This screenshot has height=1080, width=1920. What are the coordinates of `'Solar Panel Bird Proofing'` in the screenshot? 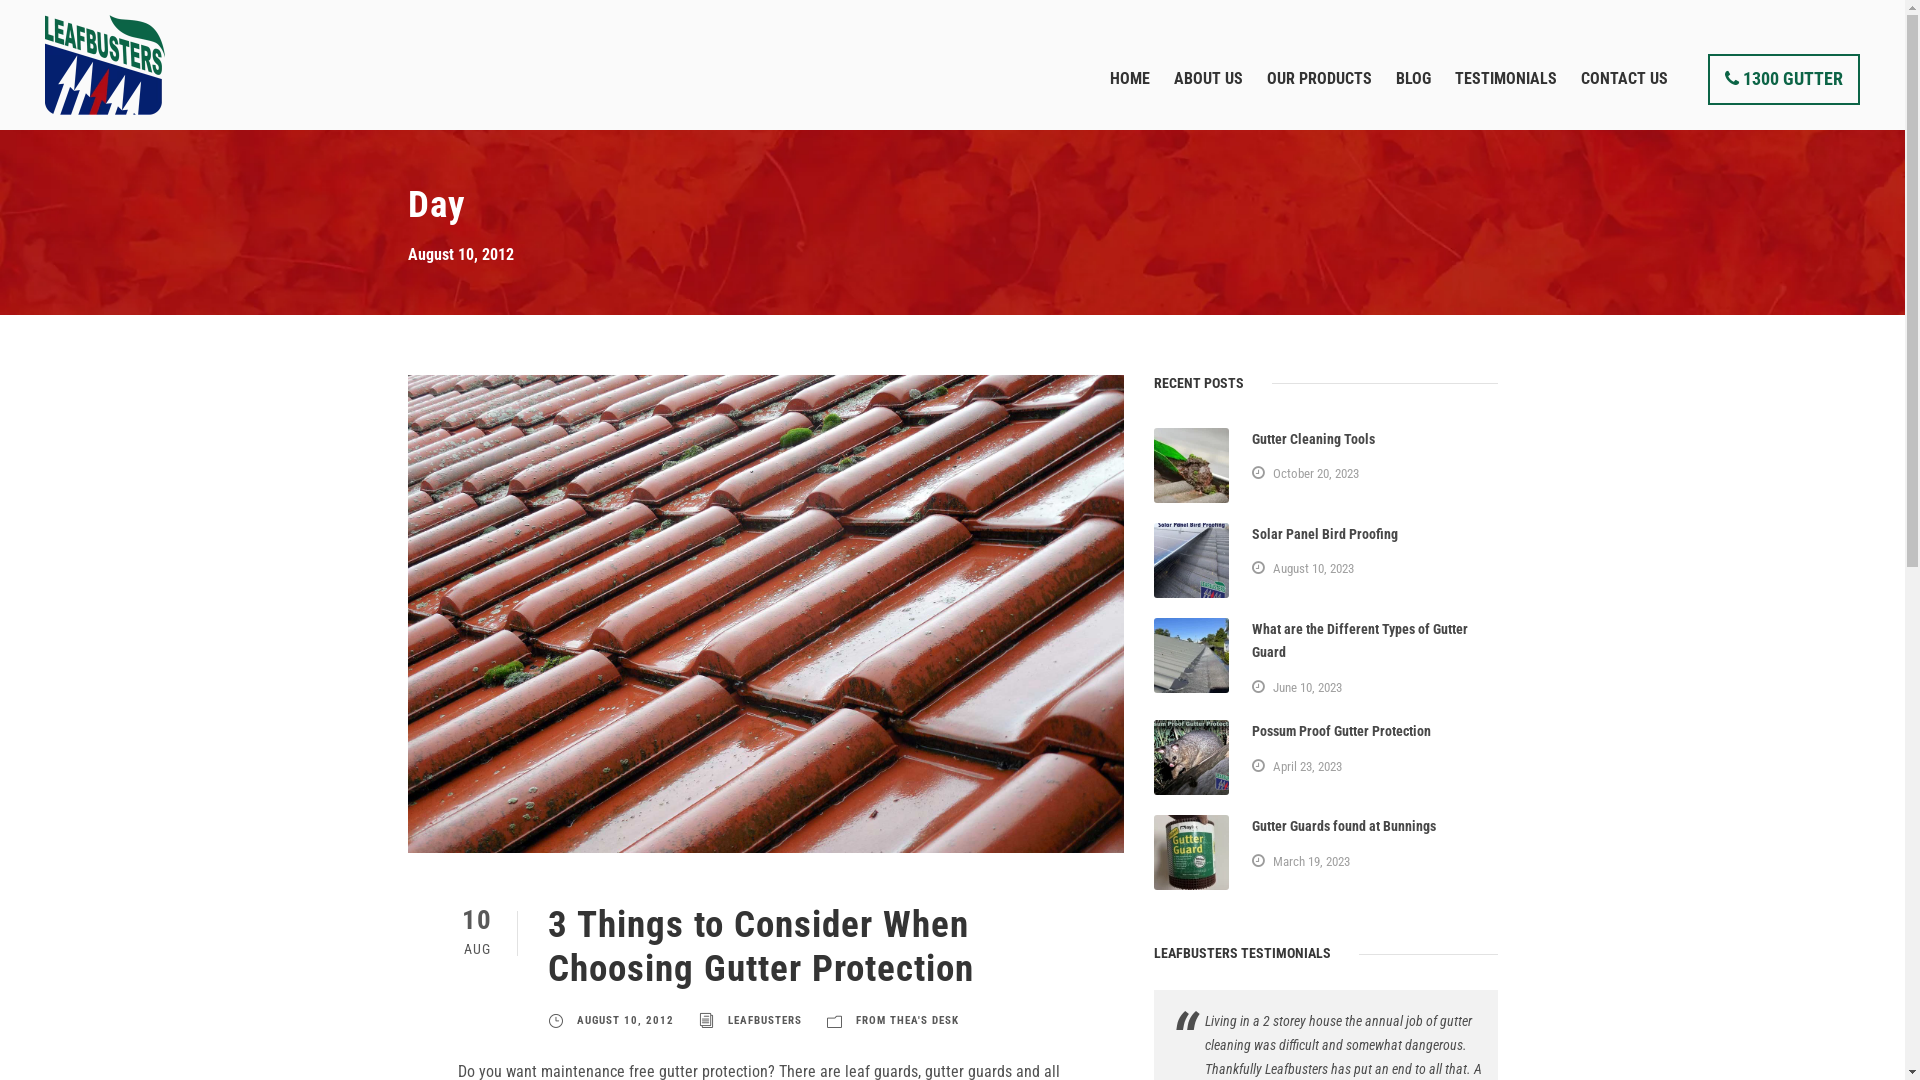 It's located at (1324, 532).